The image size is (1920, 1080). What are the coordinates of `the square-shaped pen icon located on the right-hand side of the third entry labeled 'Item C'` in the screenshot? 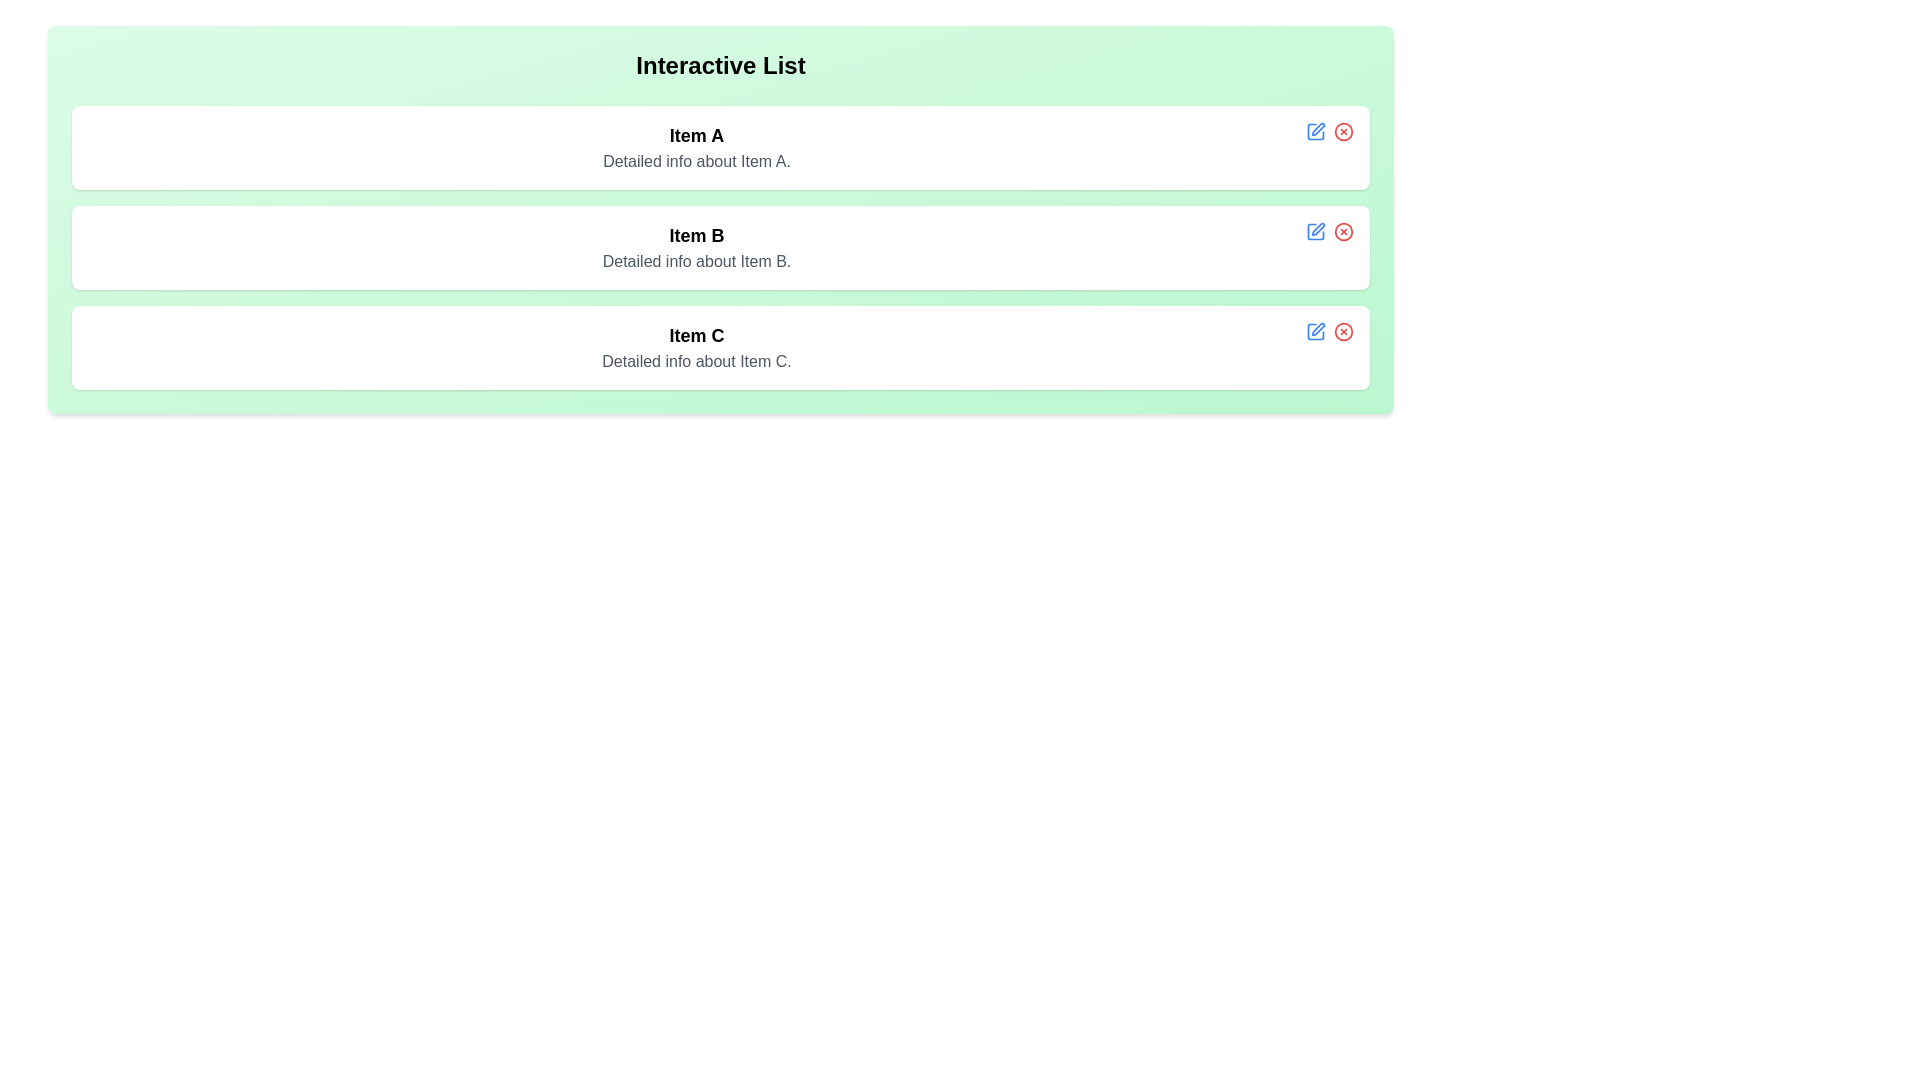 It's located at (1315, 330).